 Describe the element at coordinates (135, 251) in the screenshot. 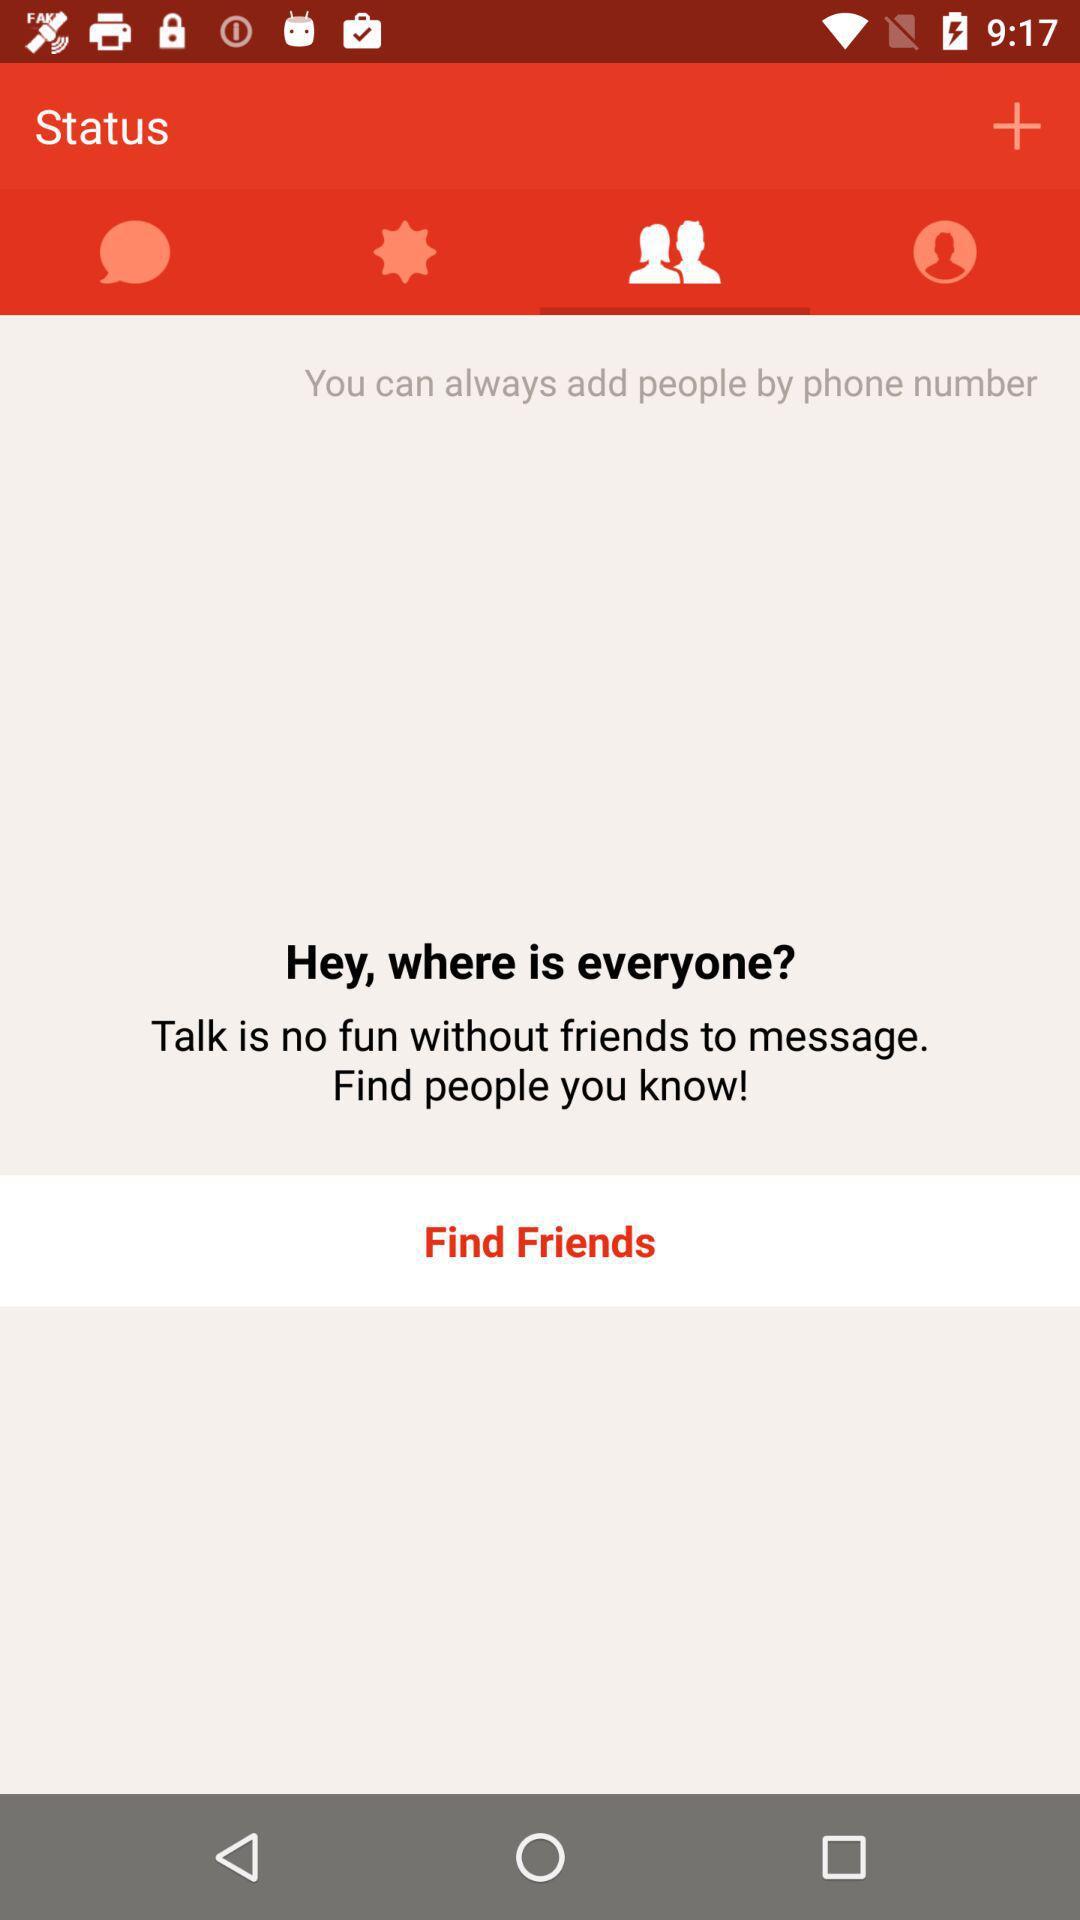

I see `write message` at that location.